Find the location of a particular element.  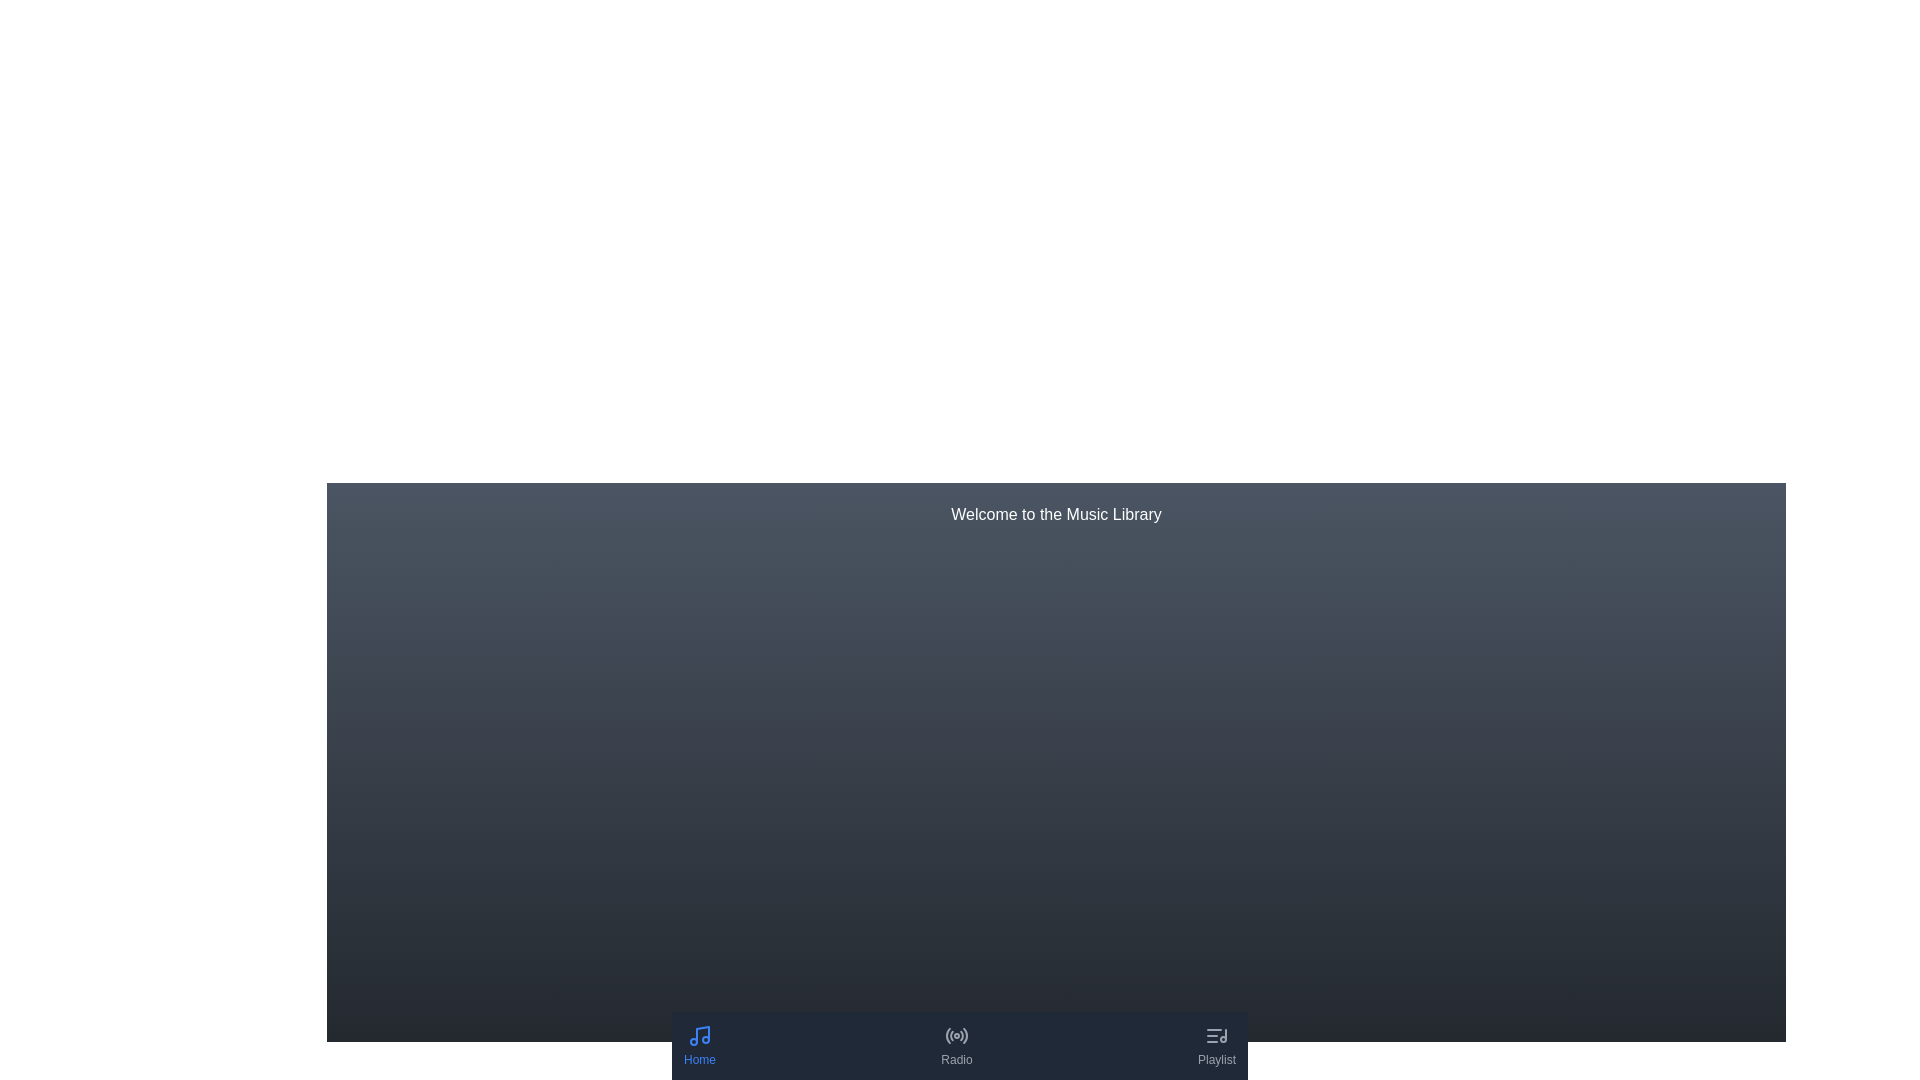

the 'Home' text label, which is styled with a small font size and blue color, located underneath the musical note icon in the bottom navigation bar is located at coordinates (700, 1059).